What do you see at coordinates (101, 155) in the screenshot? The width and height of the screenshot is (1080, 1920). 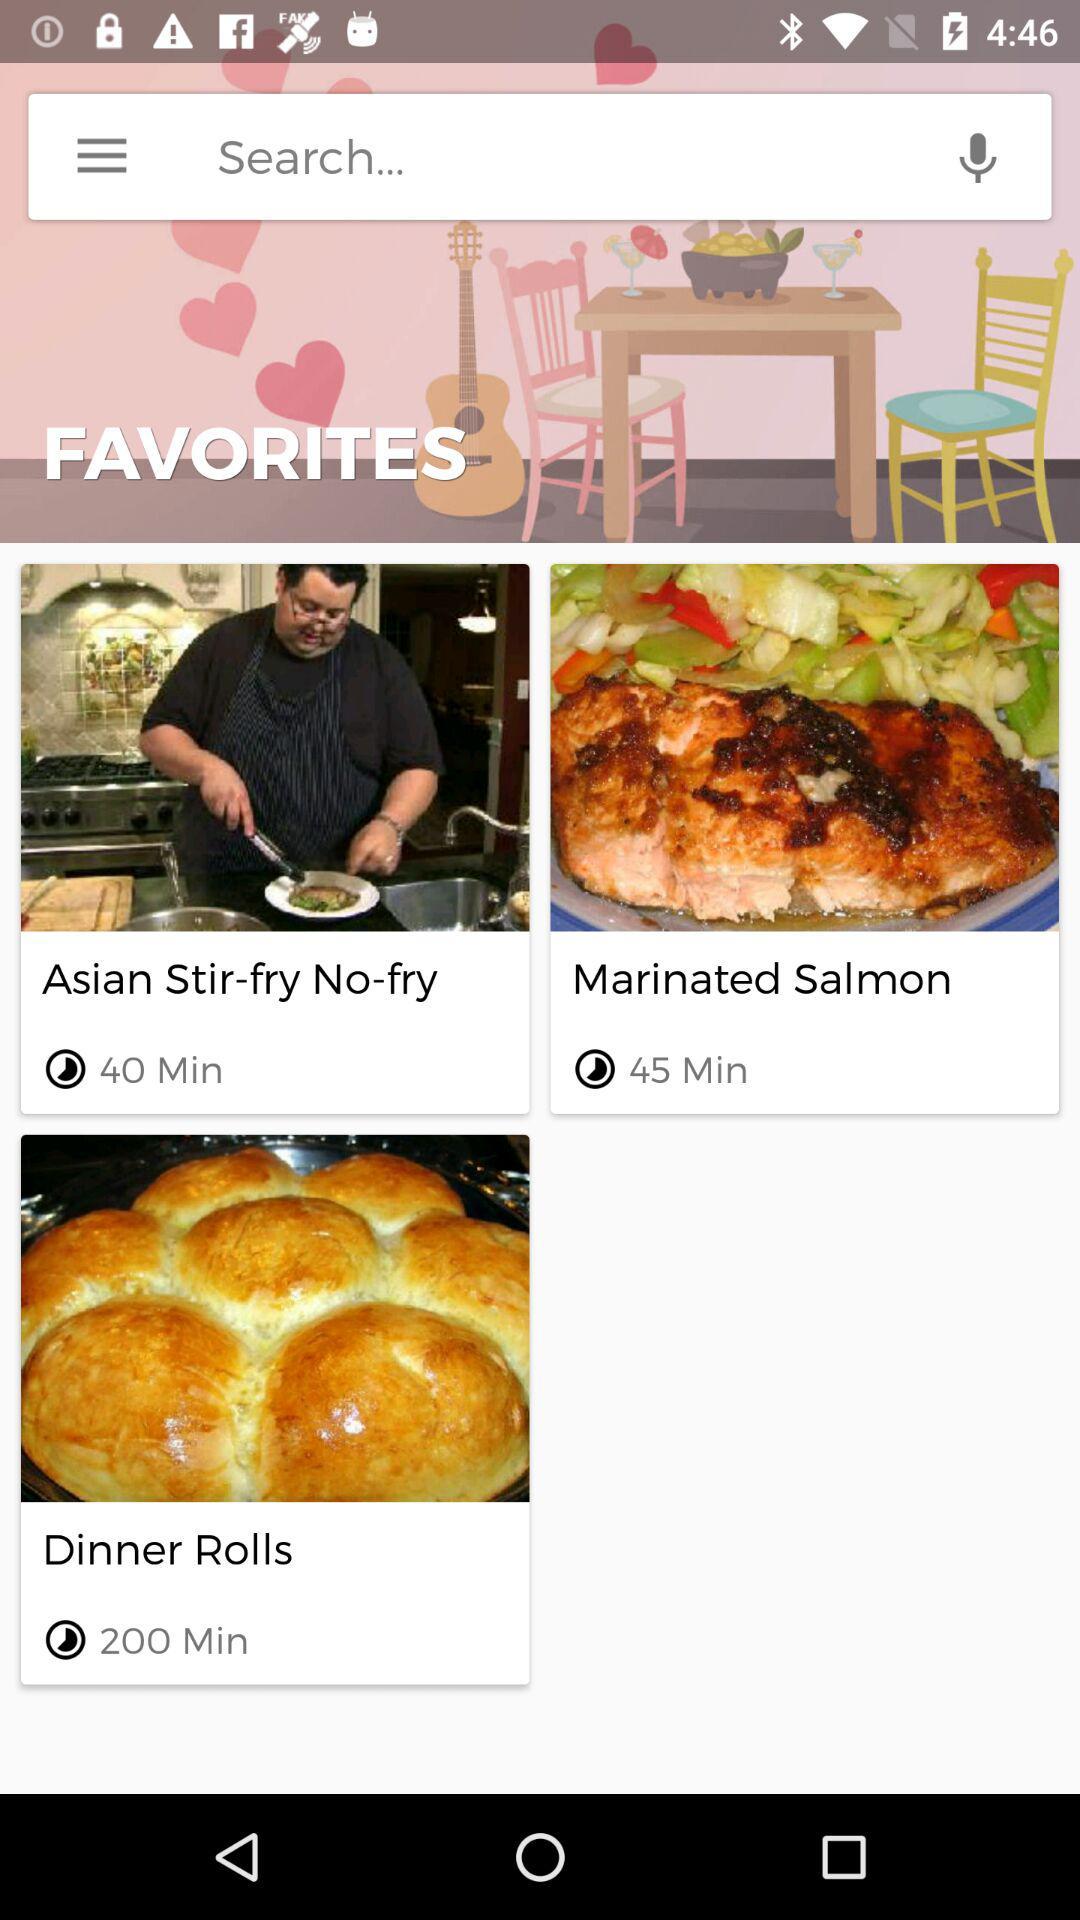 I see `menu options` at bounding box center [101, 155].